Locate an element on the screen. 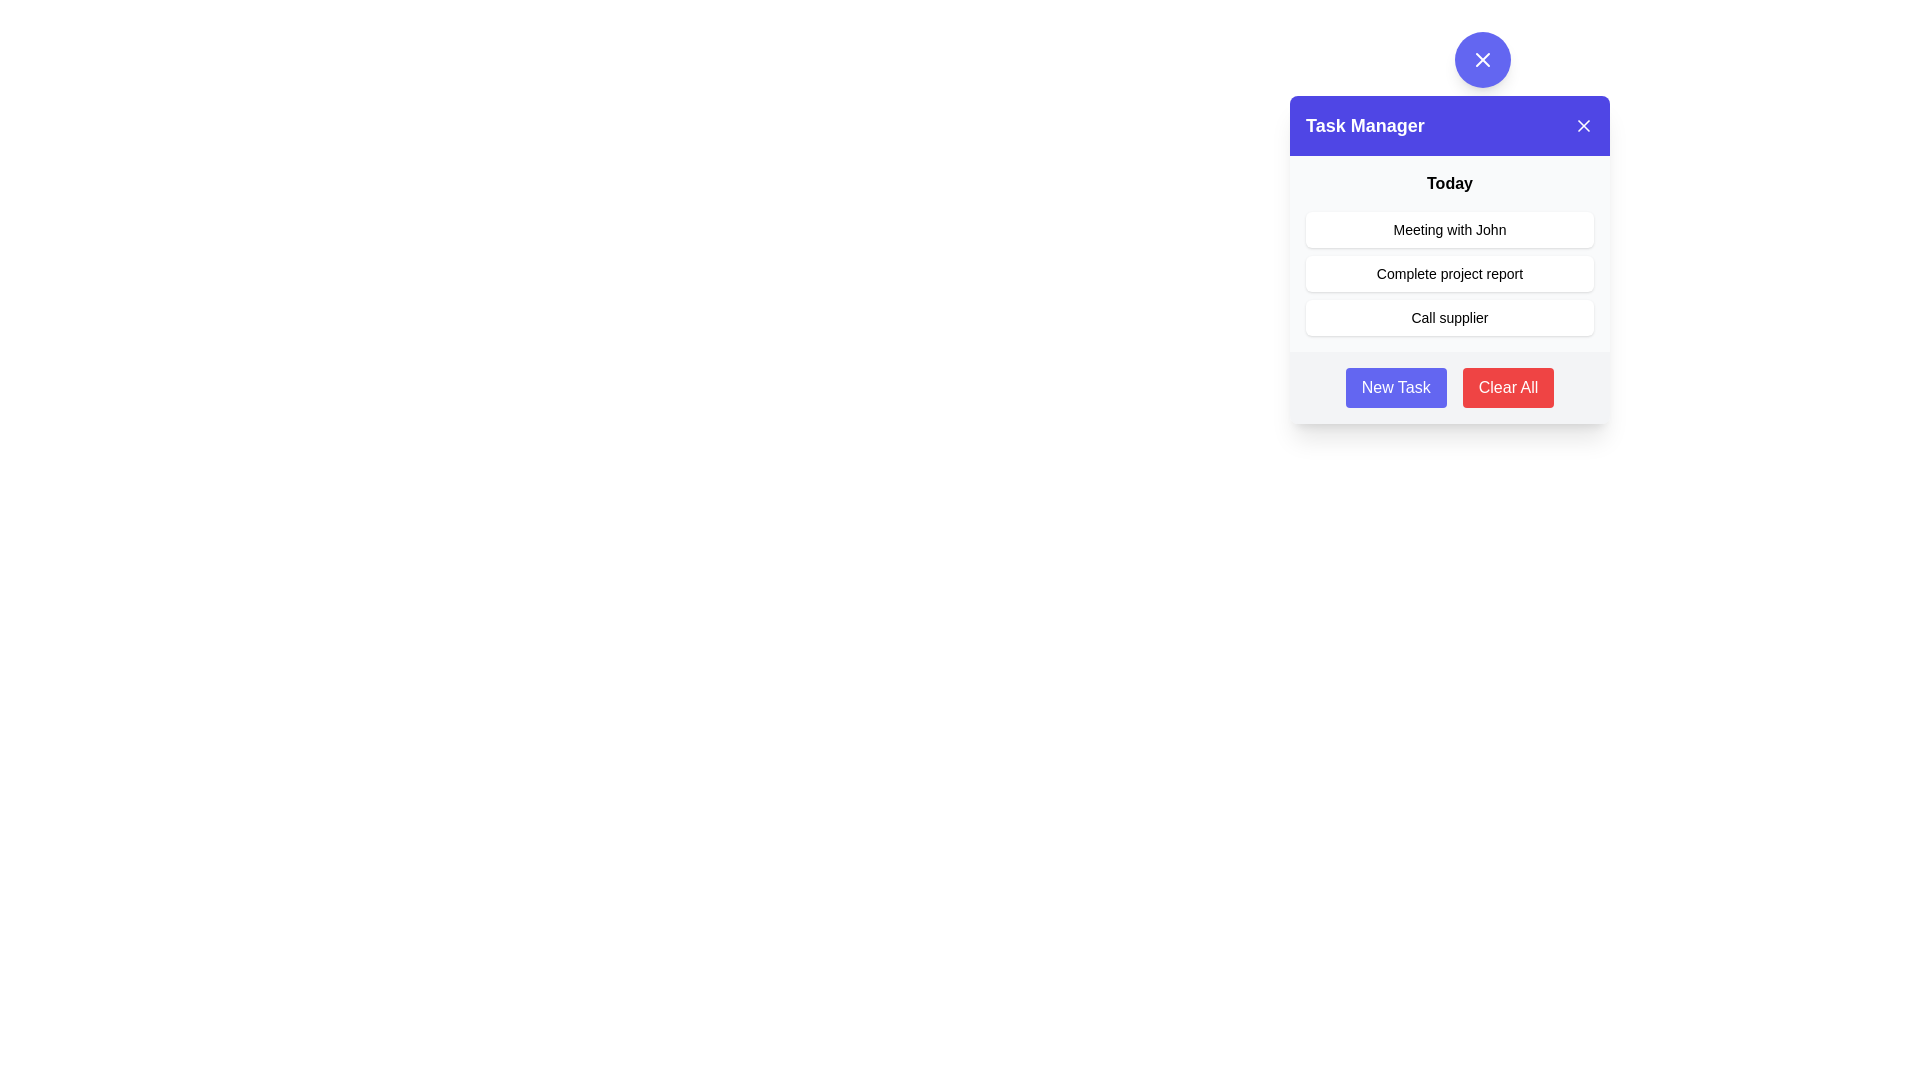 The height and width of the screenshot is (1080, 1920). the close button located at the top-right corner of the modal dialog header is located at coordinates (1583, 126).